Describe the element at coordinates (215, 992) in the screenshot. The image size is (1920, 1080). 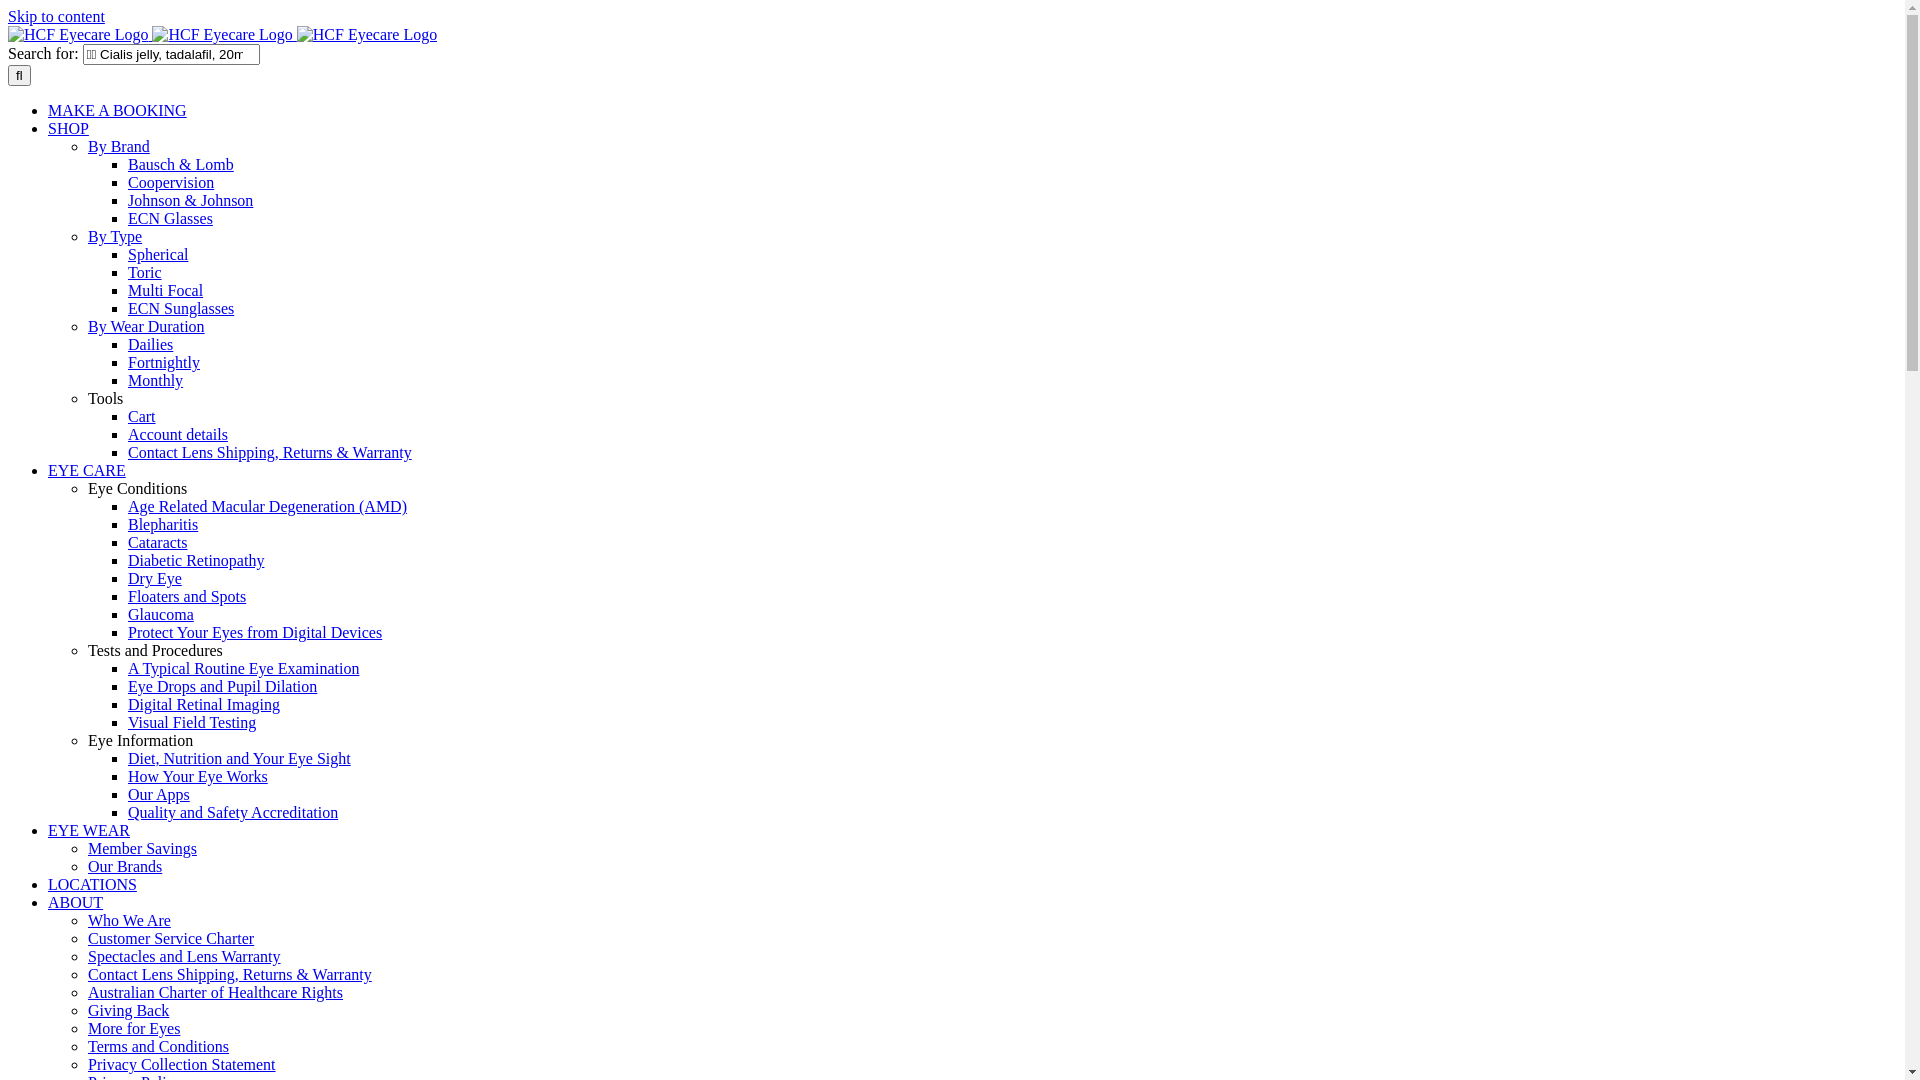
I see `'Australian Charter of Healthcare Rights'` at that location.